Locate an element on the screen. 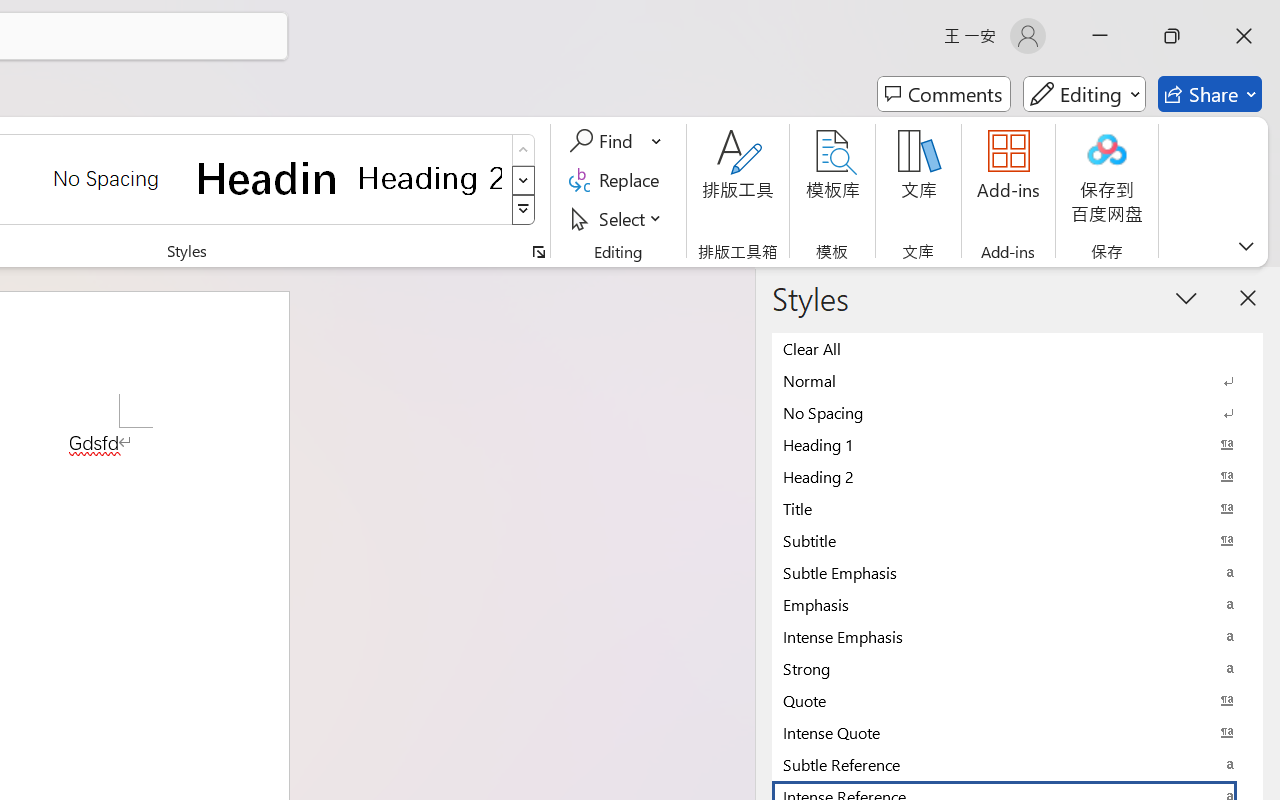 This screenshot has height=800, width=1280. 'Task Pane Options' is located at coordinates (1187, 297).